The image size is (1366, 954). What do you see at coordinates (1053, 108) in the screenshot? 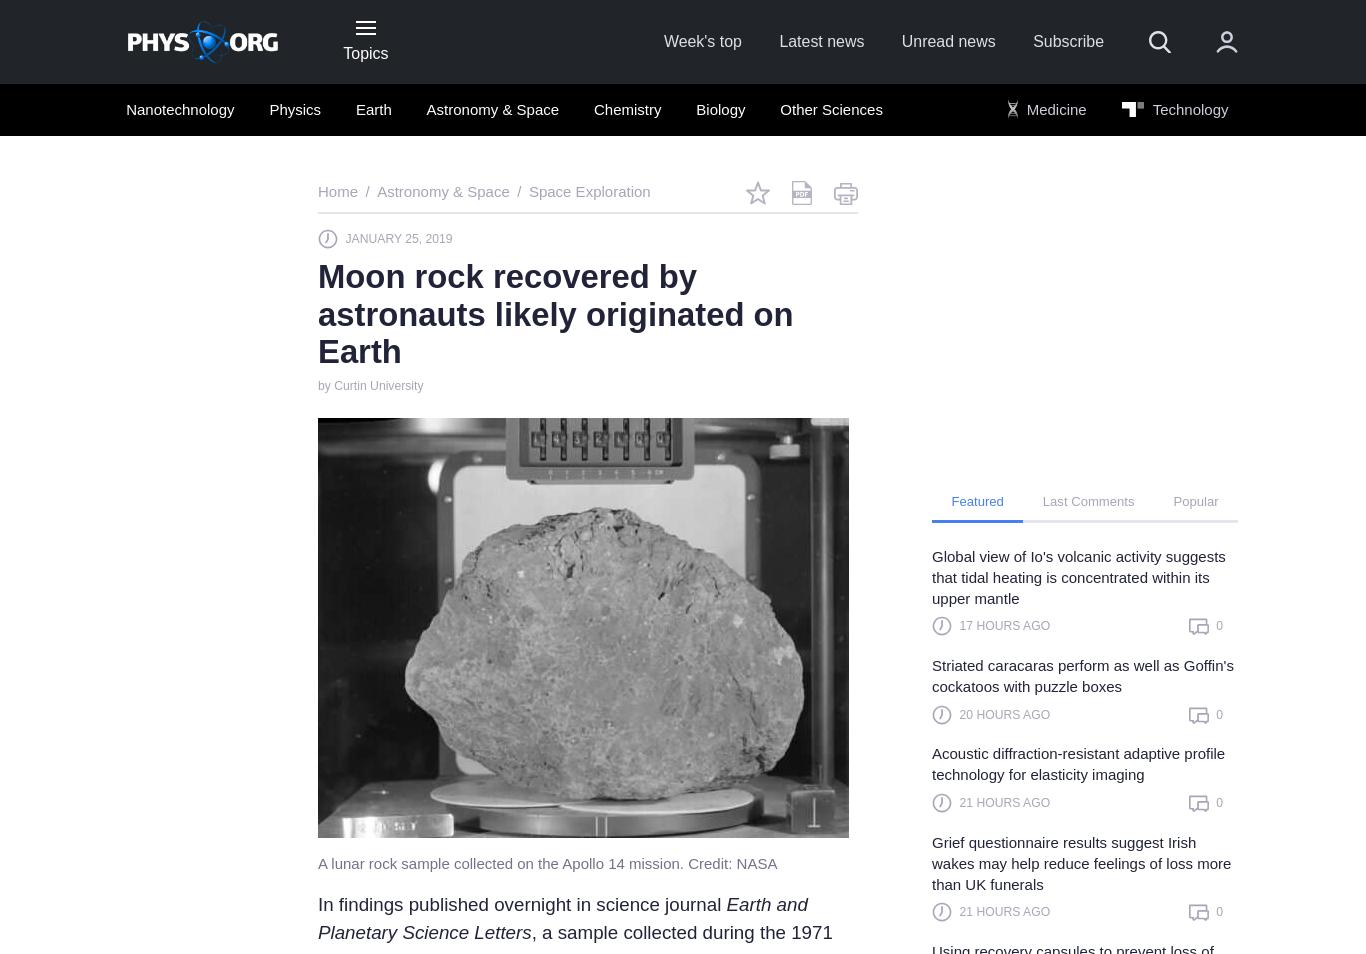
I see `'Medicine'` at bounding box center [1053, 108].